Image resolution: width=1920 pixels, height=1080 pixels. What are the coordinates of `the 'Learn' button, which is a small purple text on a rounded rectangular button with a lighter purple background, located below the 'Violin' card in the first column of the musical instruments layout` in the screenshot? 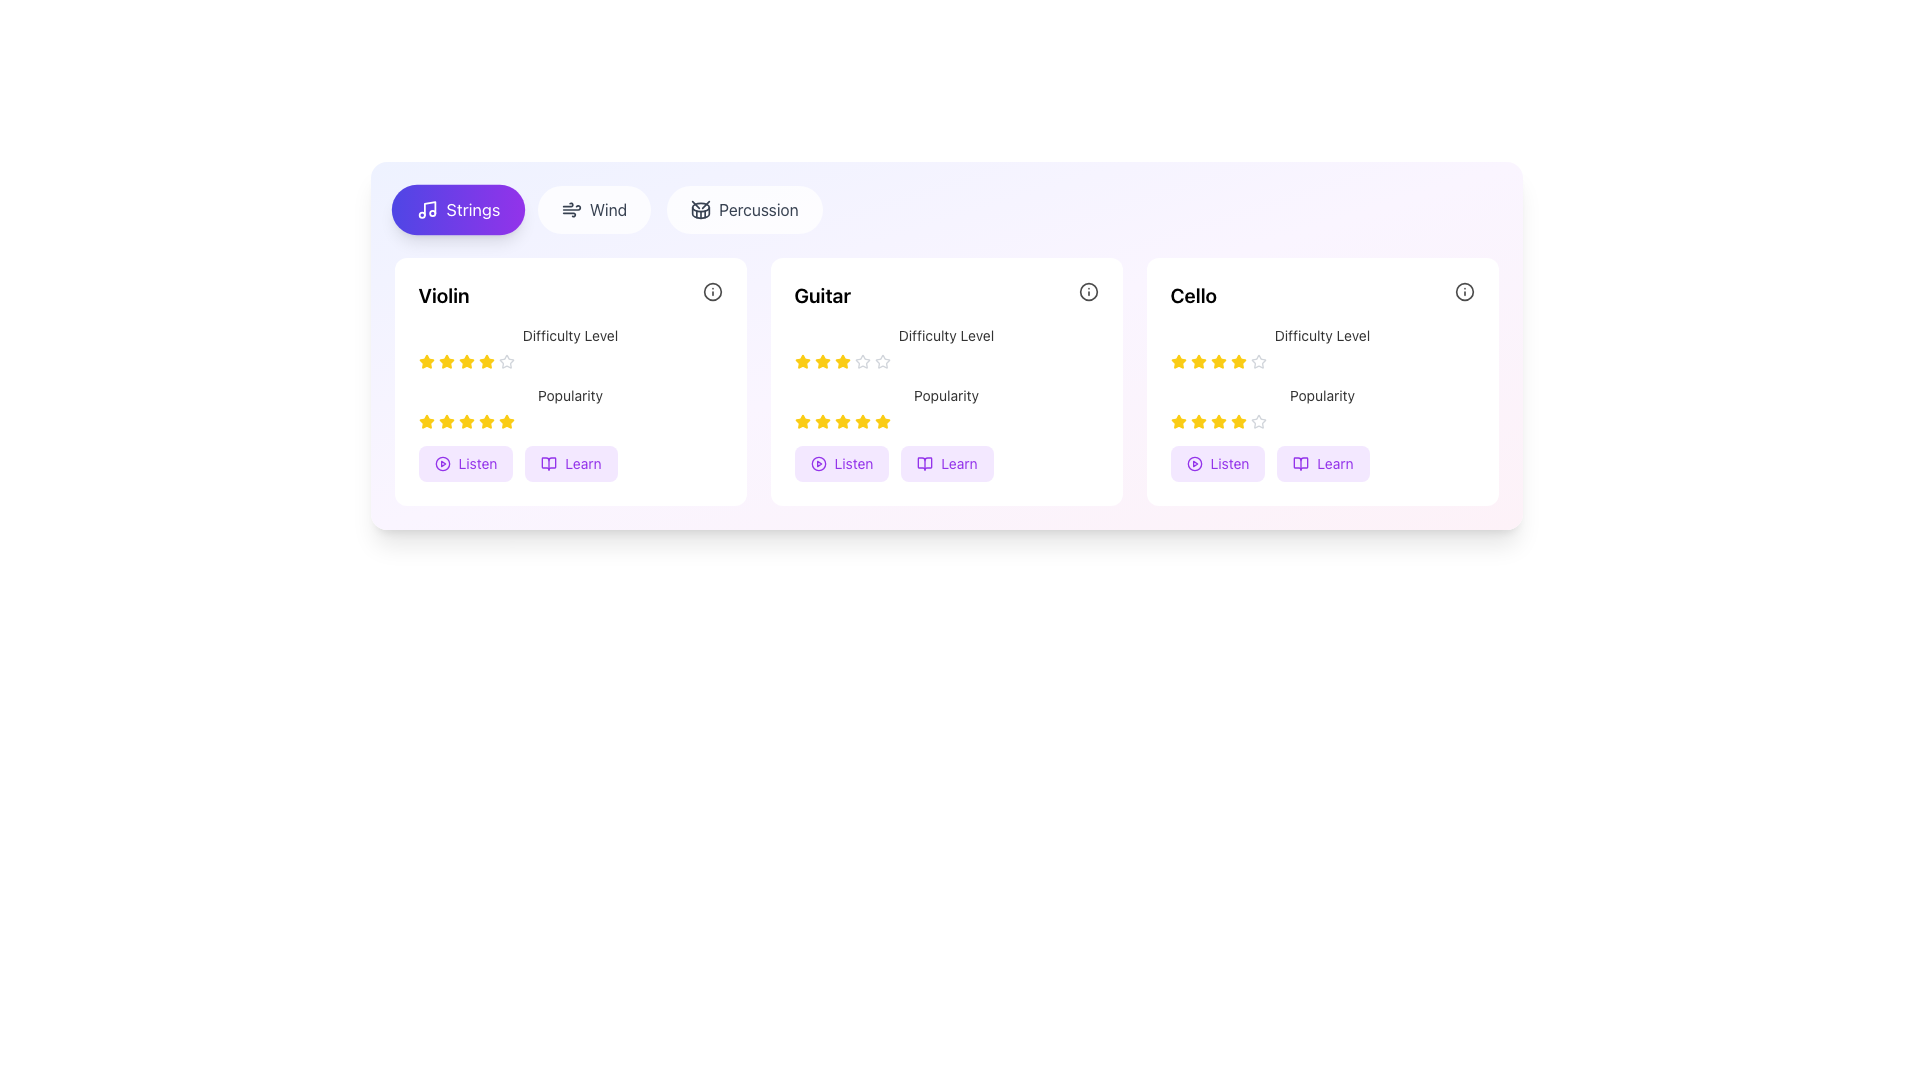 It's located at (582, 463).